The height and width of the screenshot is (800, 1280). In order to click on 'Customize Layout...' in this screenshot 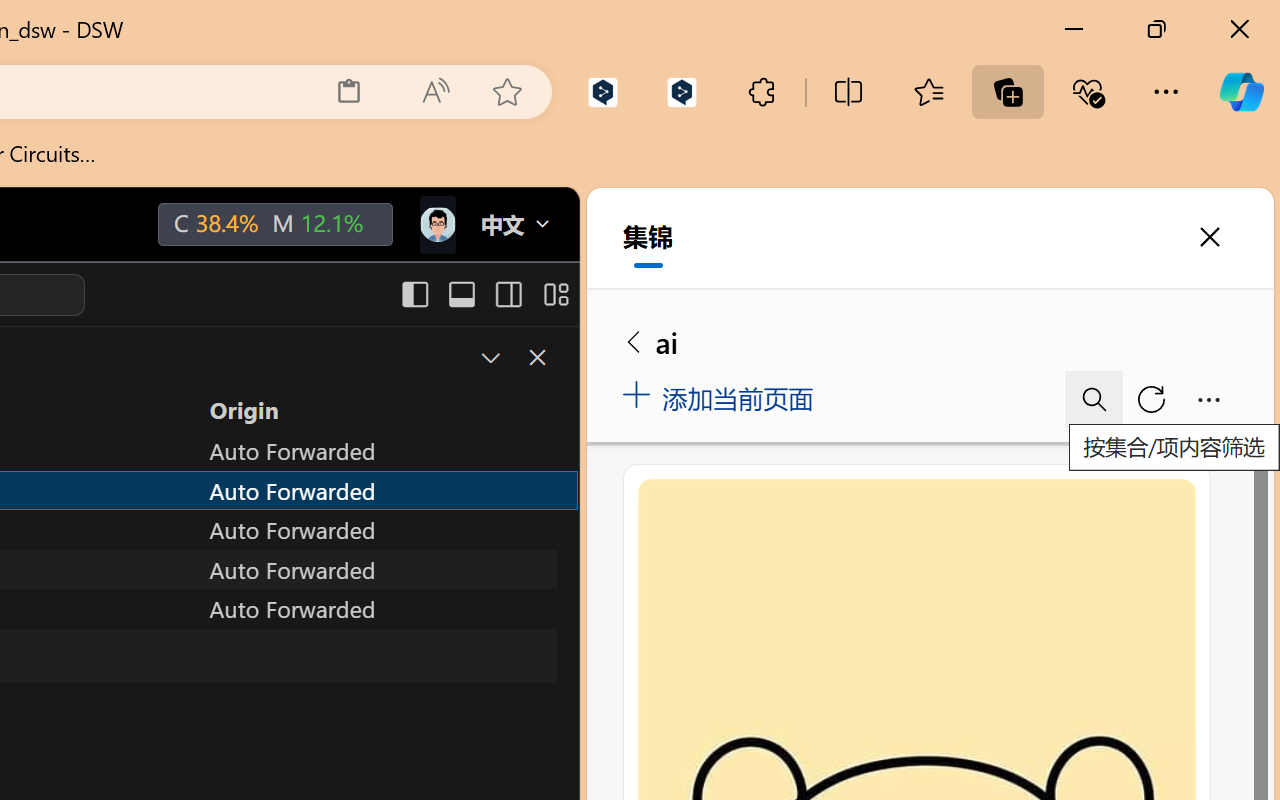, I will do `click(554, 294)`.